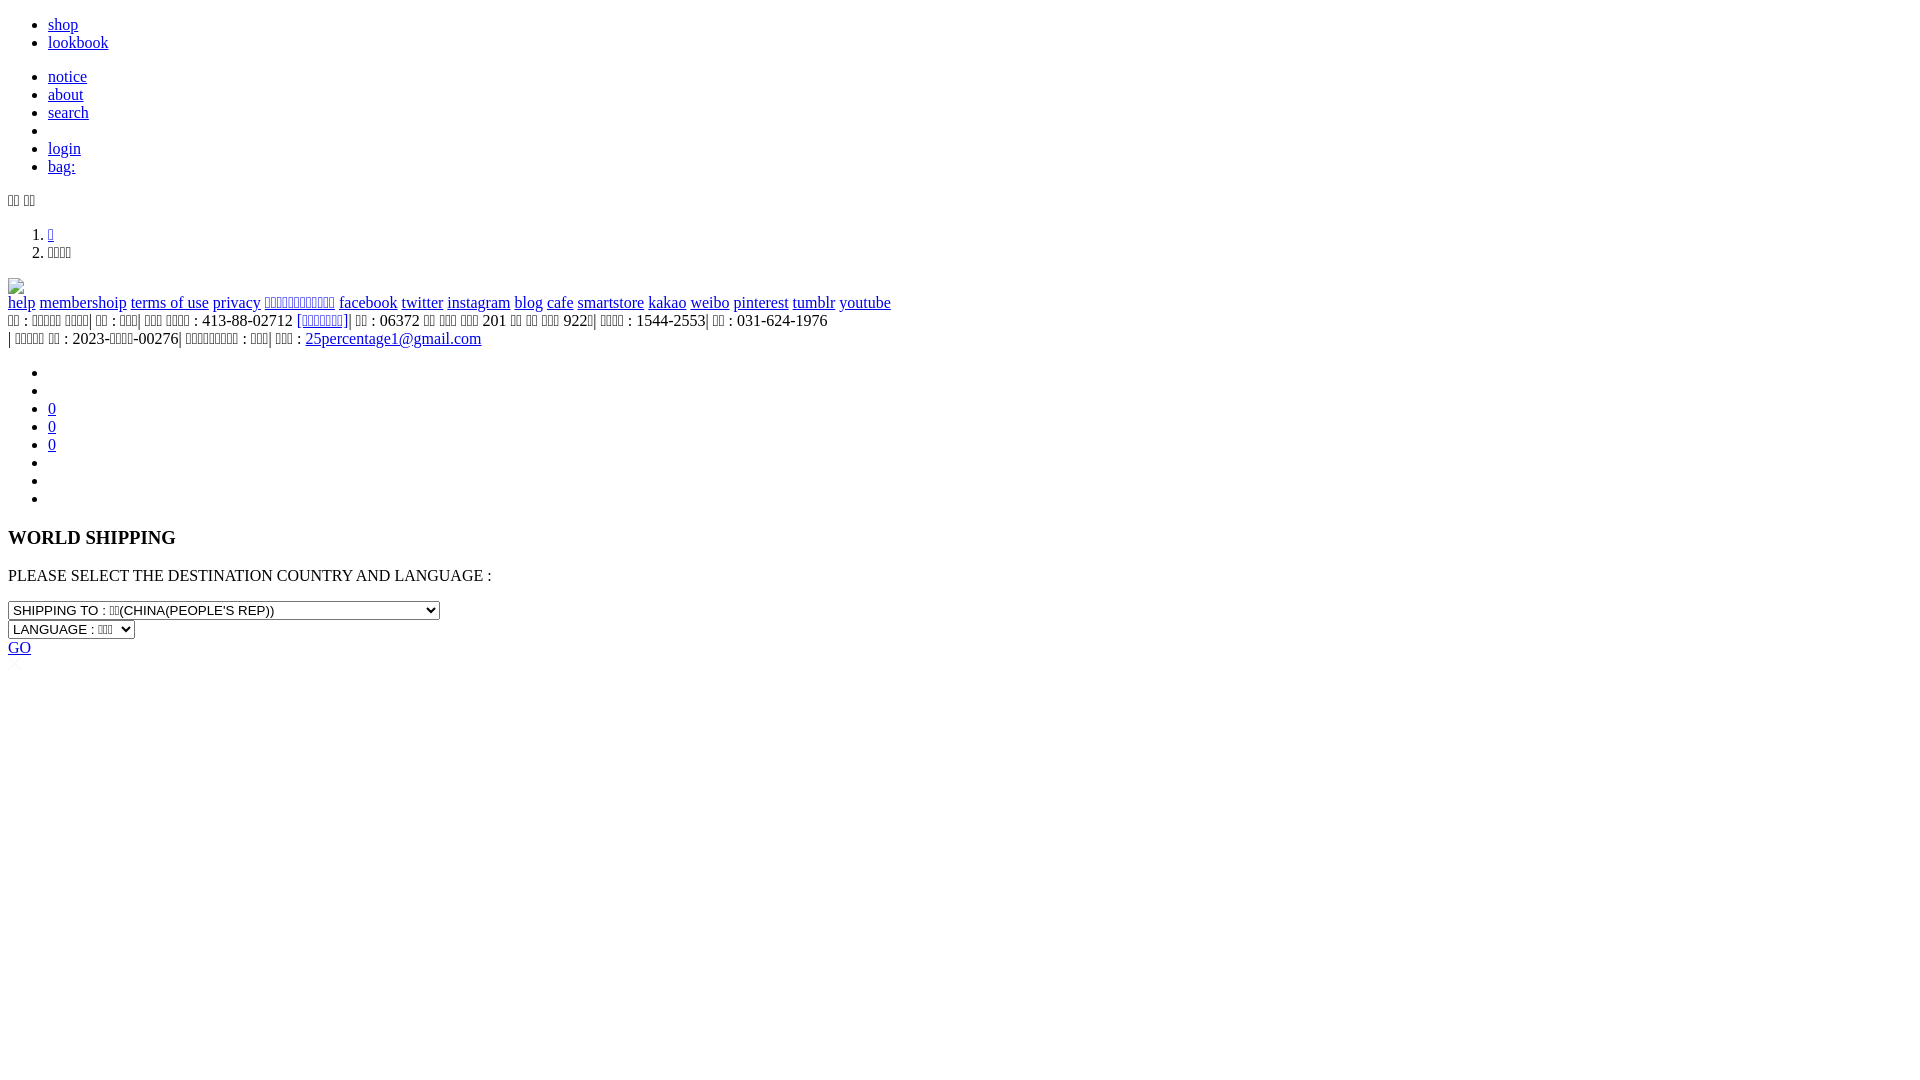 The width and height of the screenshot is (1920, 1080). I want to click on '0', so click(52, 425).